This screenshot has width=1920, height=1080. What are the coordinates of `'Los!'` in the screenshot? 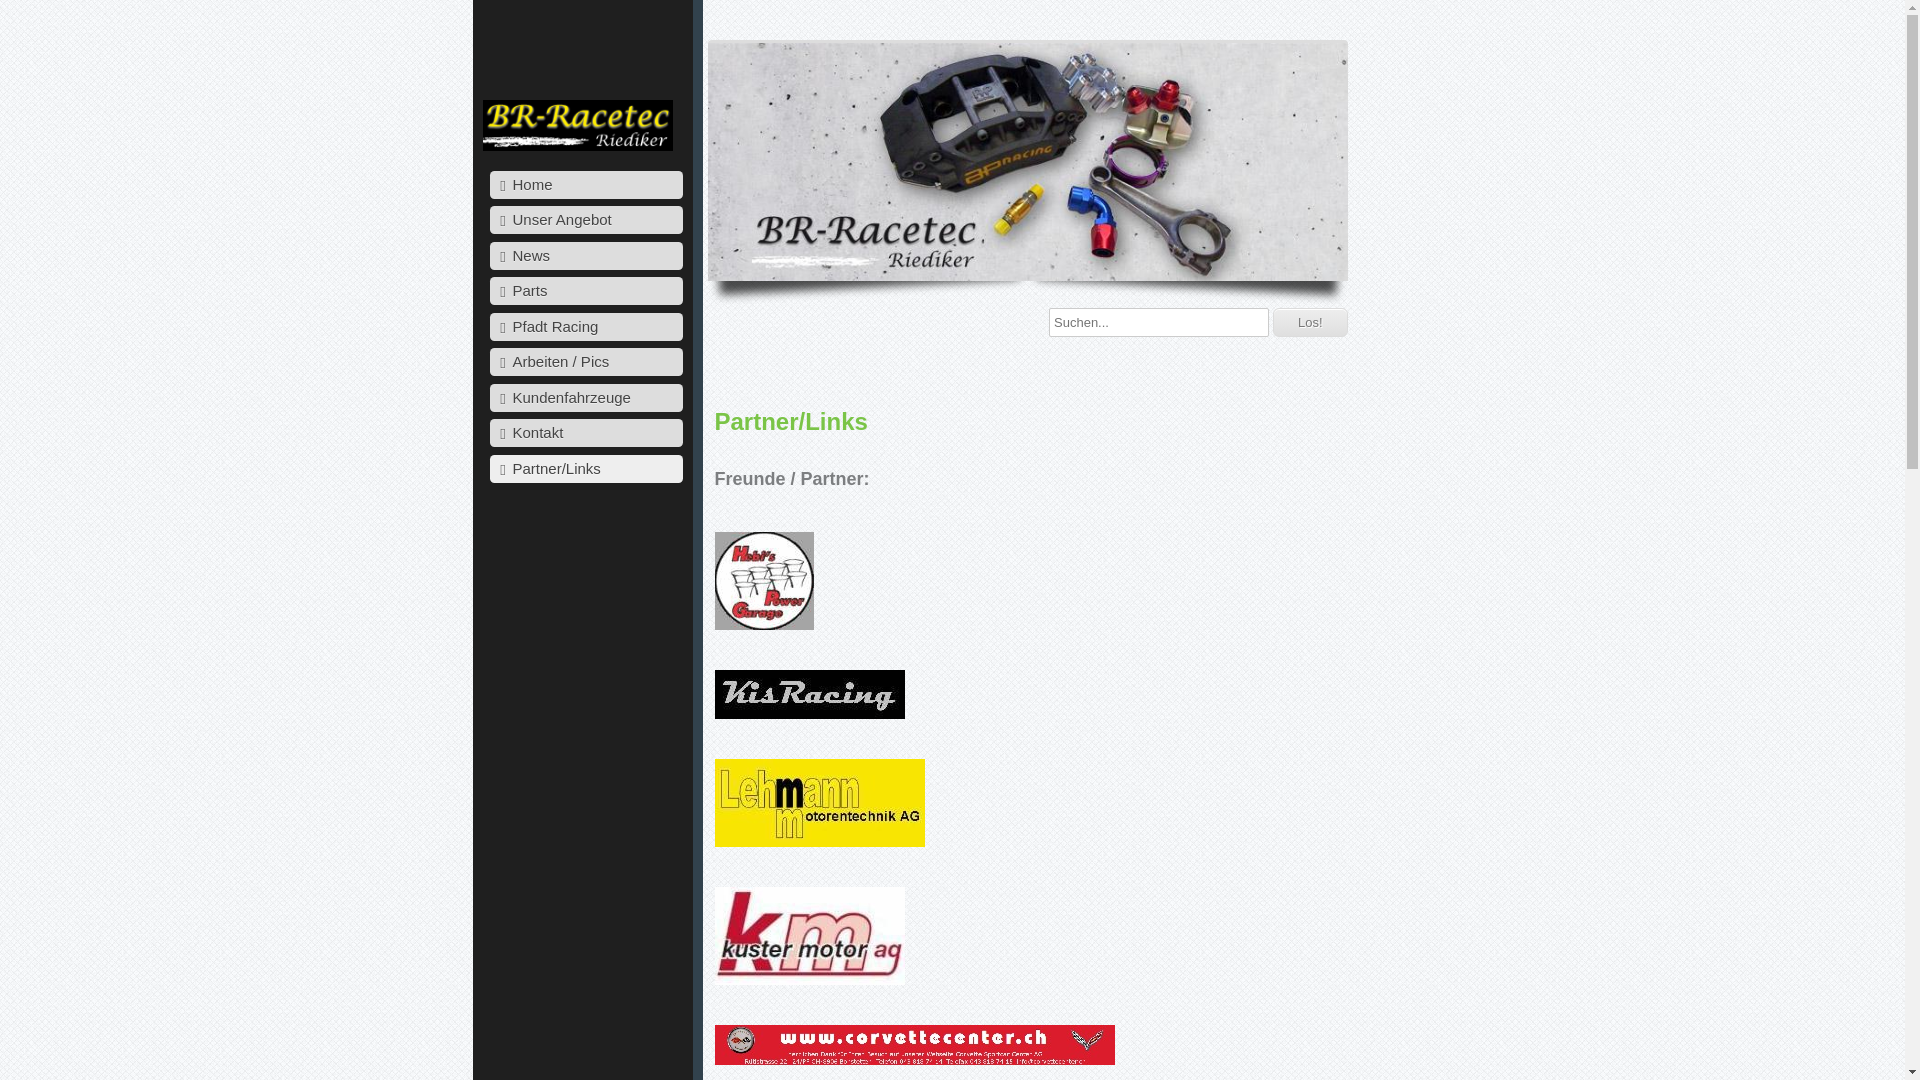 It's located at (1310, 321).